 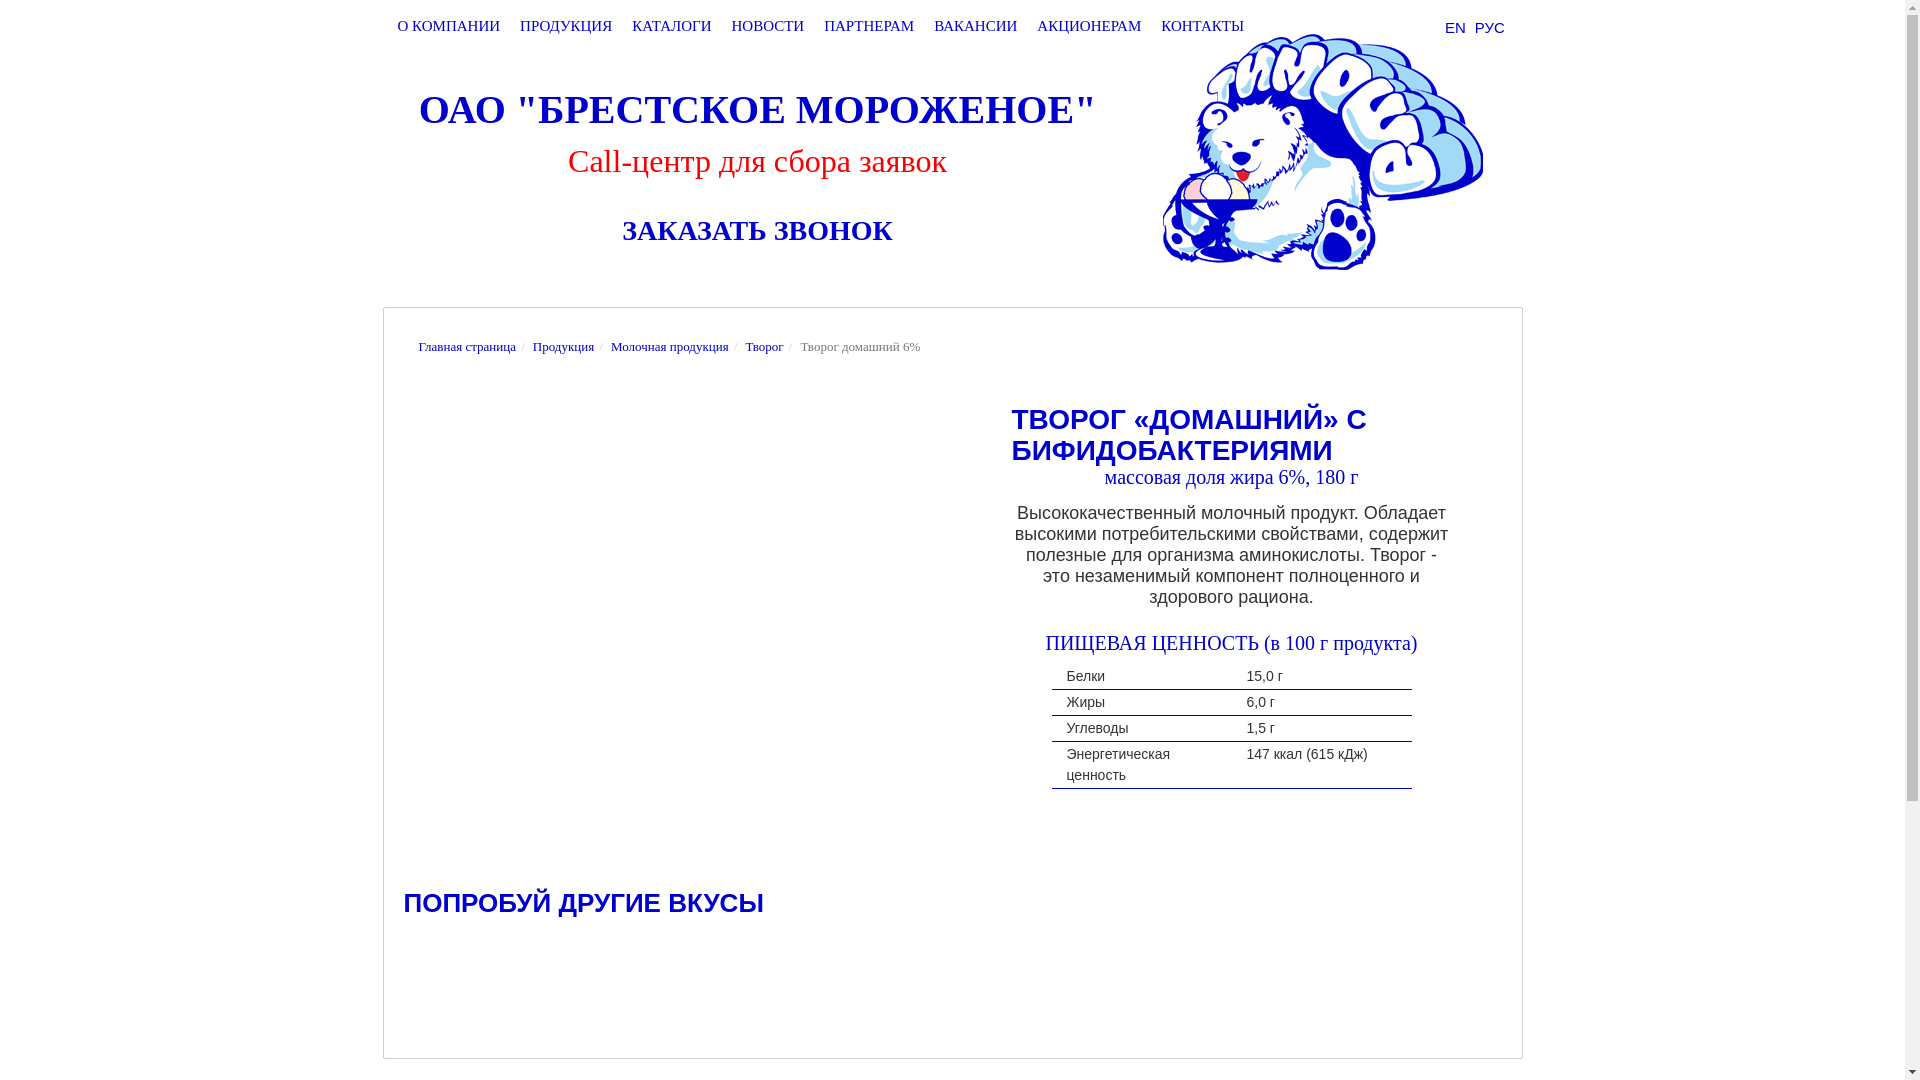 I want to click on 'EN', so click(x=1455, y=27).